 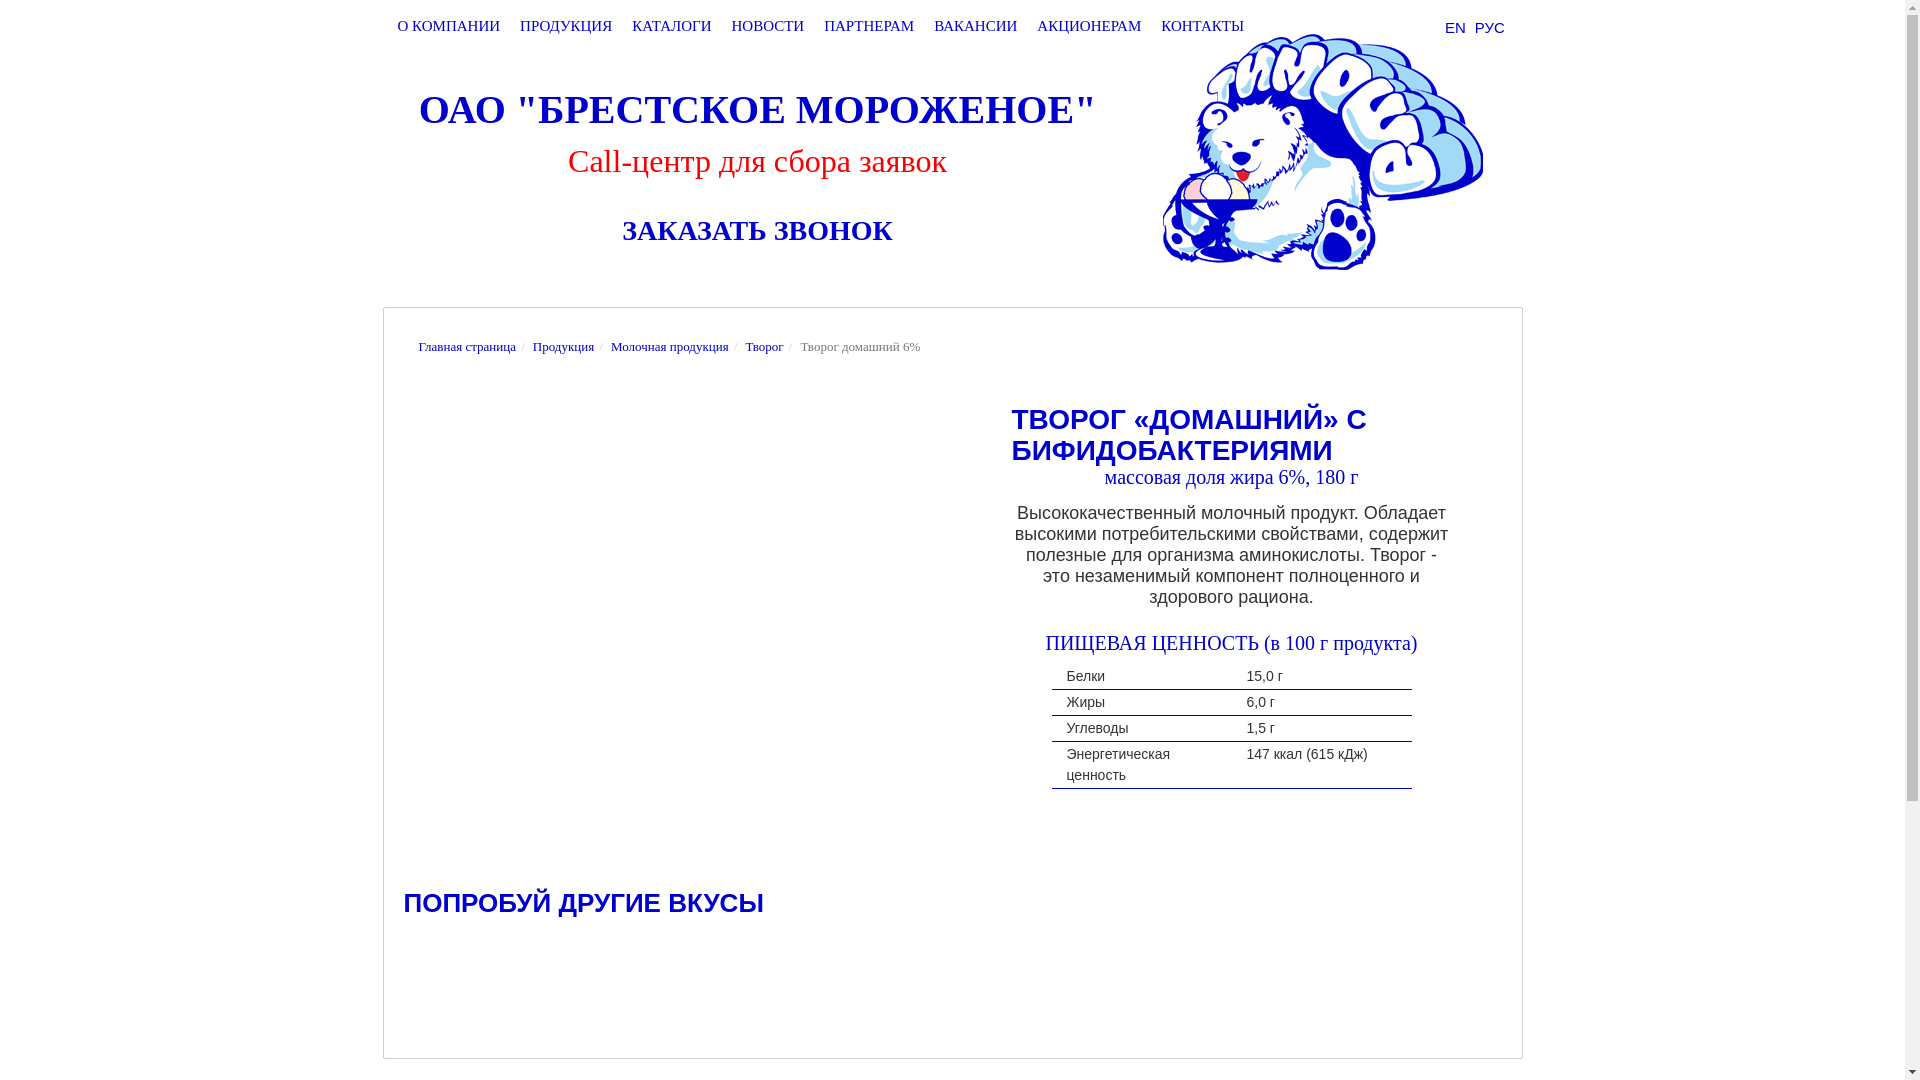 I want to click on 'EN', so click(x=1455, y=27).